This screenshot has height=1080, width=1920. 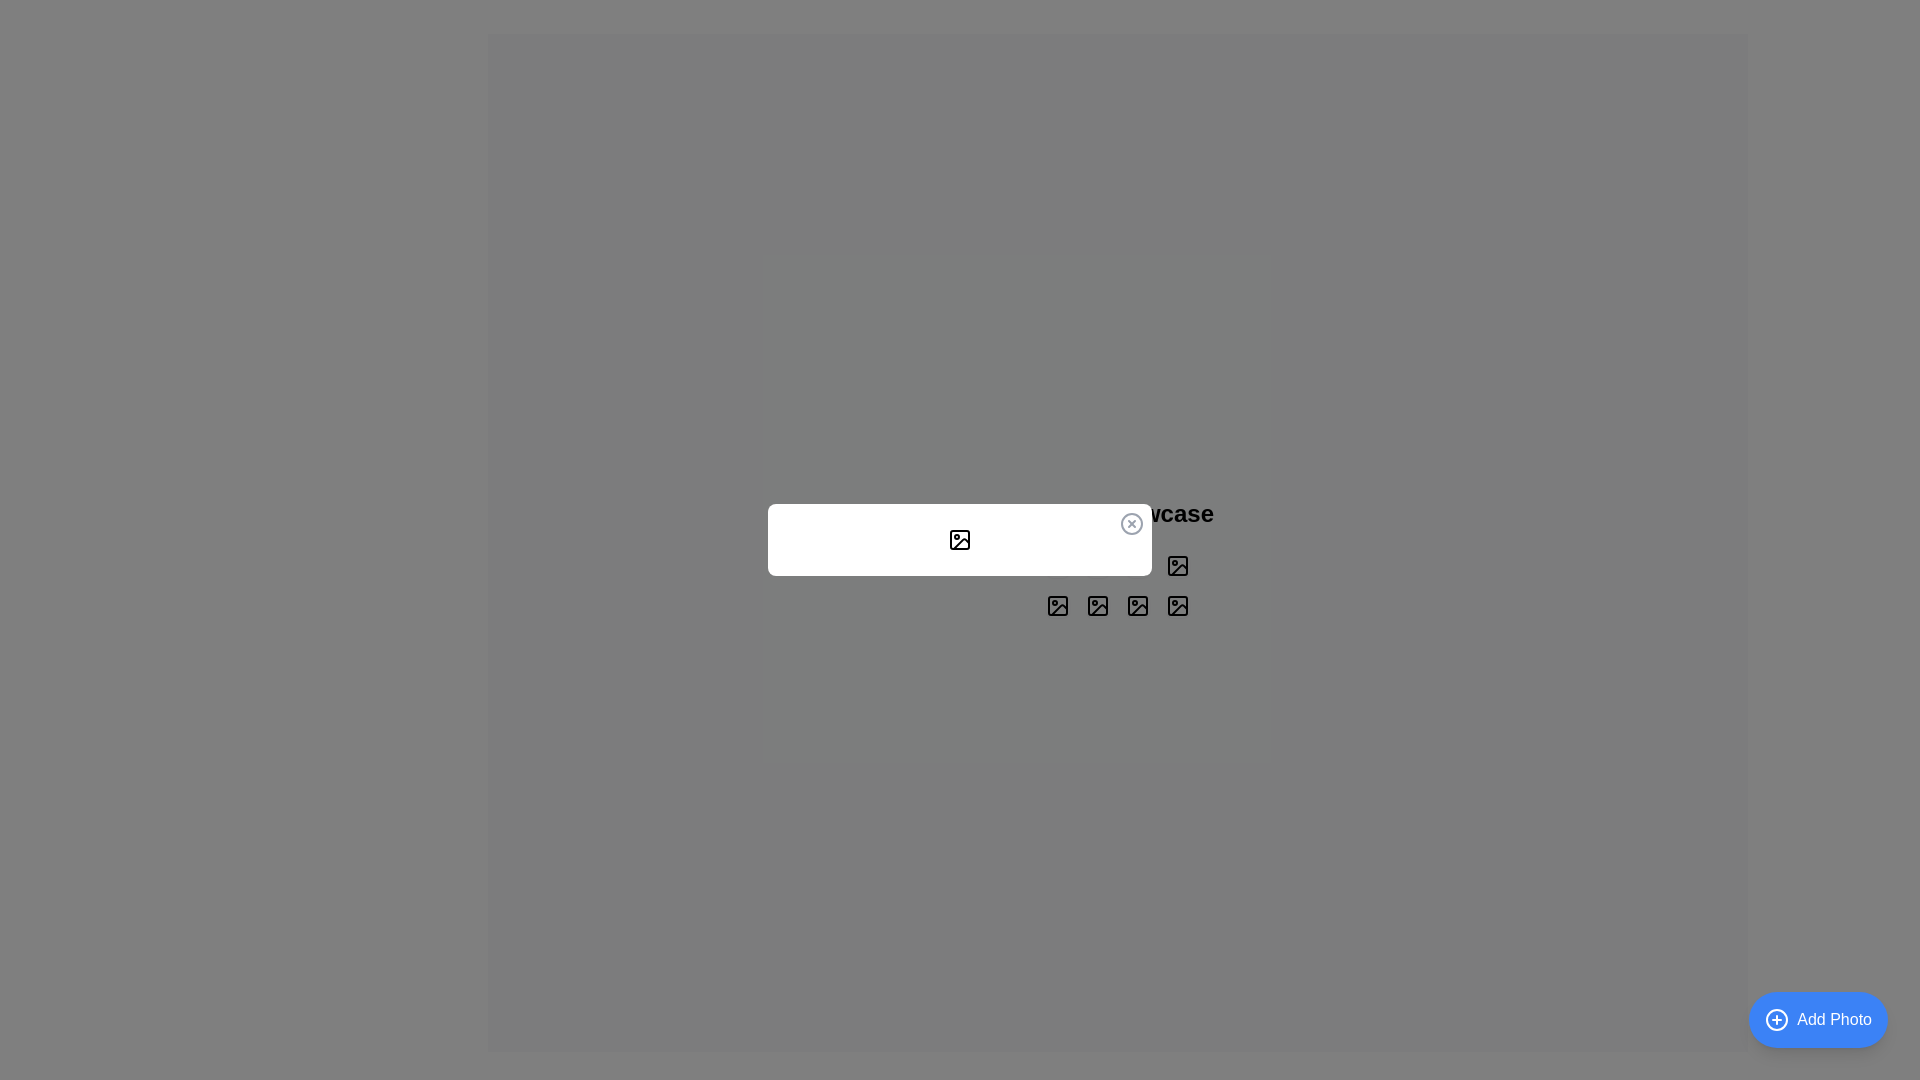 I want to click on the status indicator dot located in the first column of the first row of the grid layout, so click(x=1056, y=566).